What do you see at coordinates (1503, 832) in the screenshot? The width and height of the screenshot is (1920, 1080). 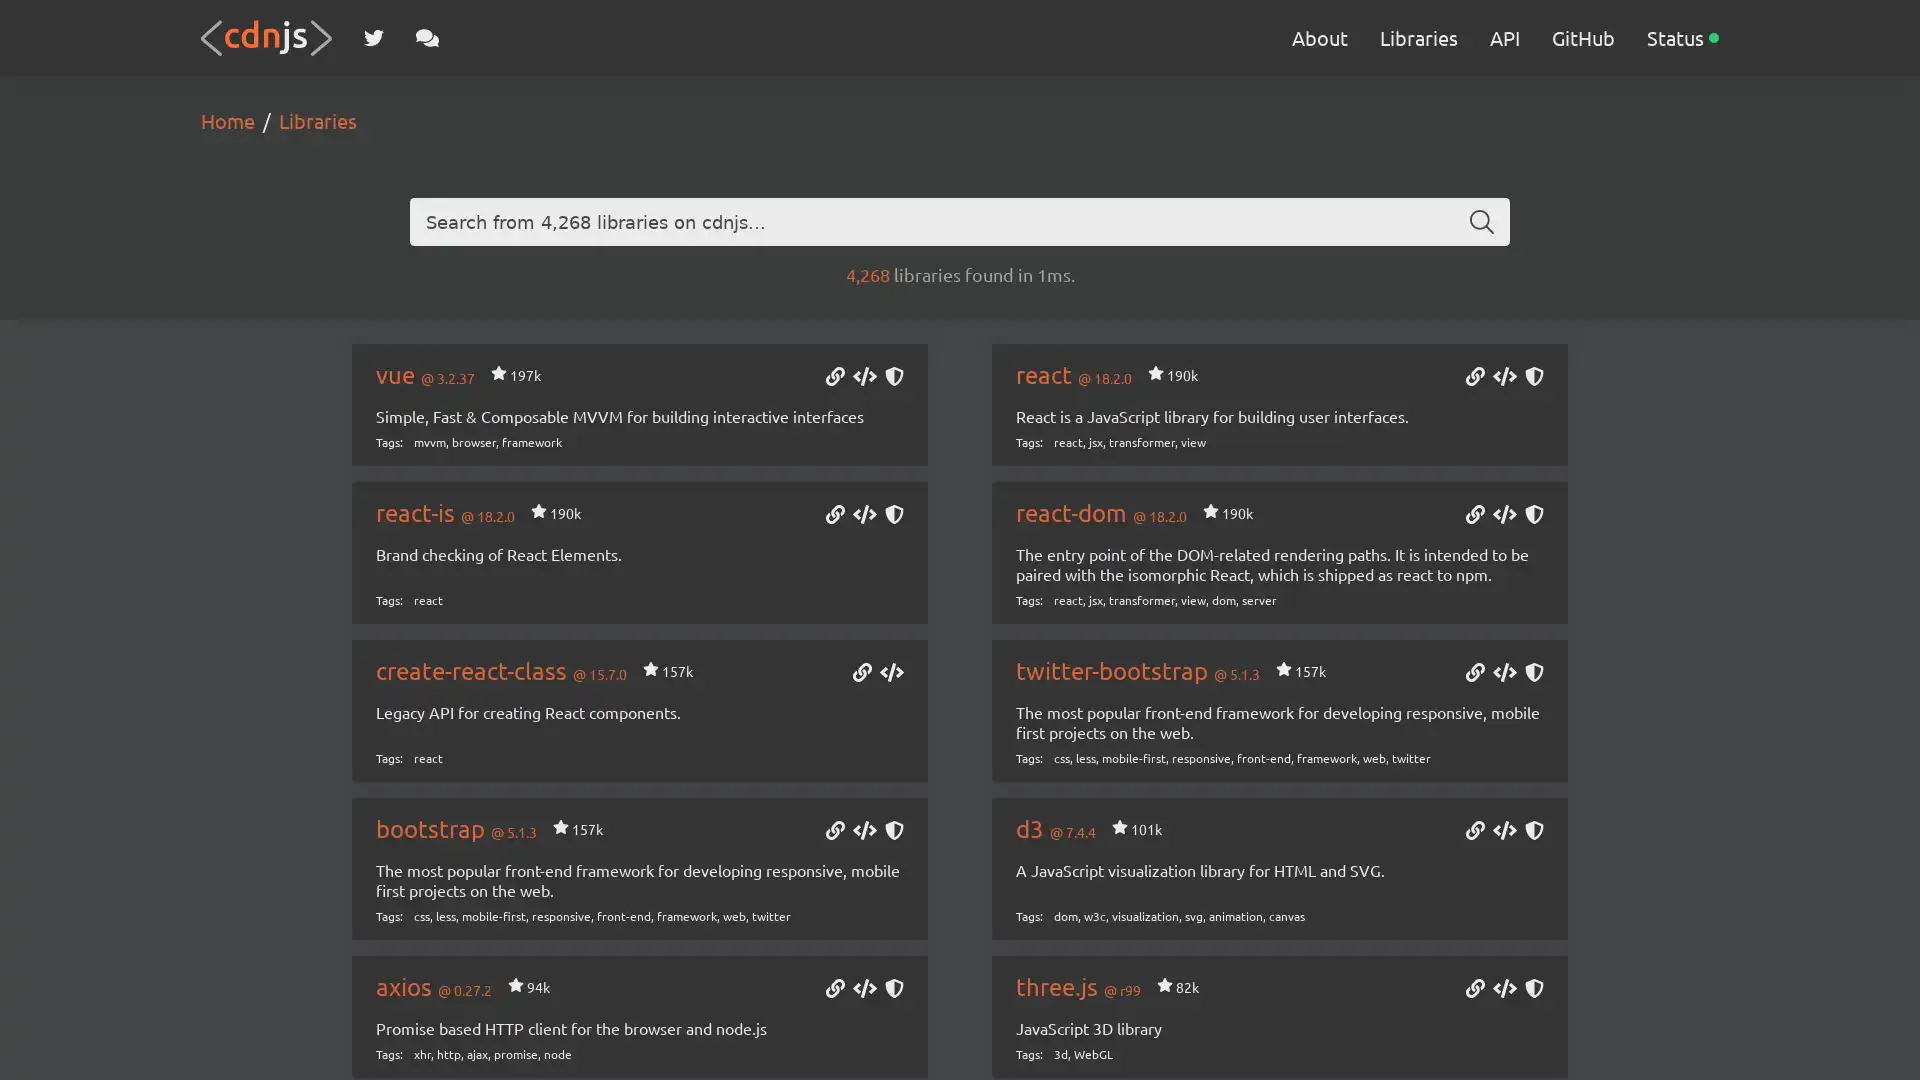 I see `Copy Script Tag` at bounding box center [1503, 832].